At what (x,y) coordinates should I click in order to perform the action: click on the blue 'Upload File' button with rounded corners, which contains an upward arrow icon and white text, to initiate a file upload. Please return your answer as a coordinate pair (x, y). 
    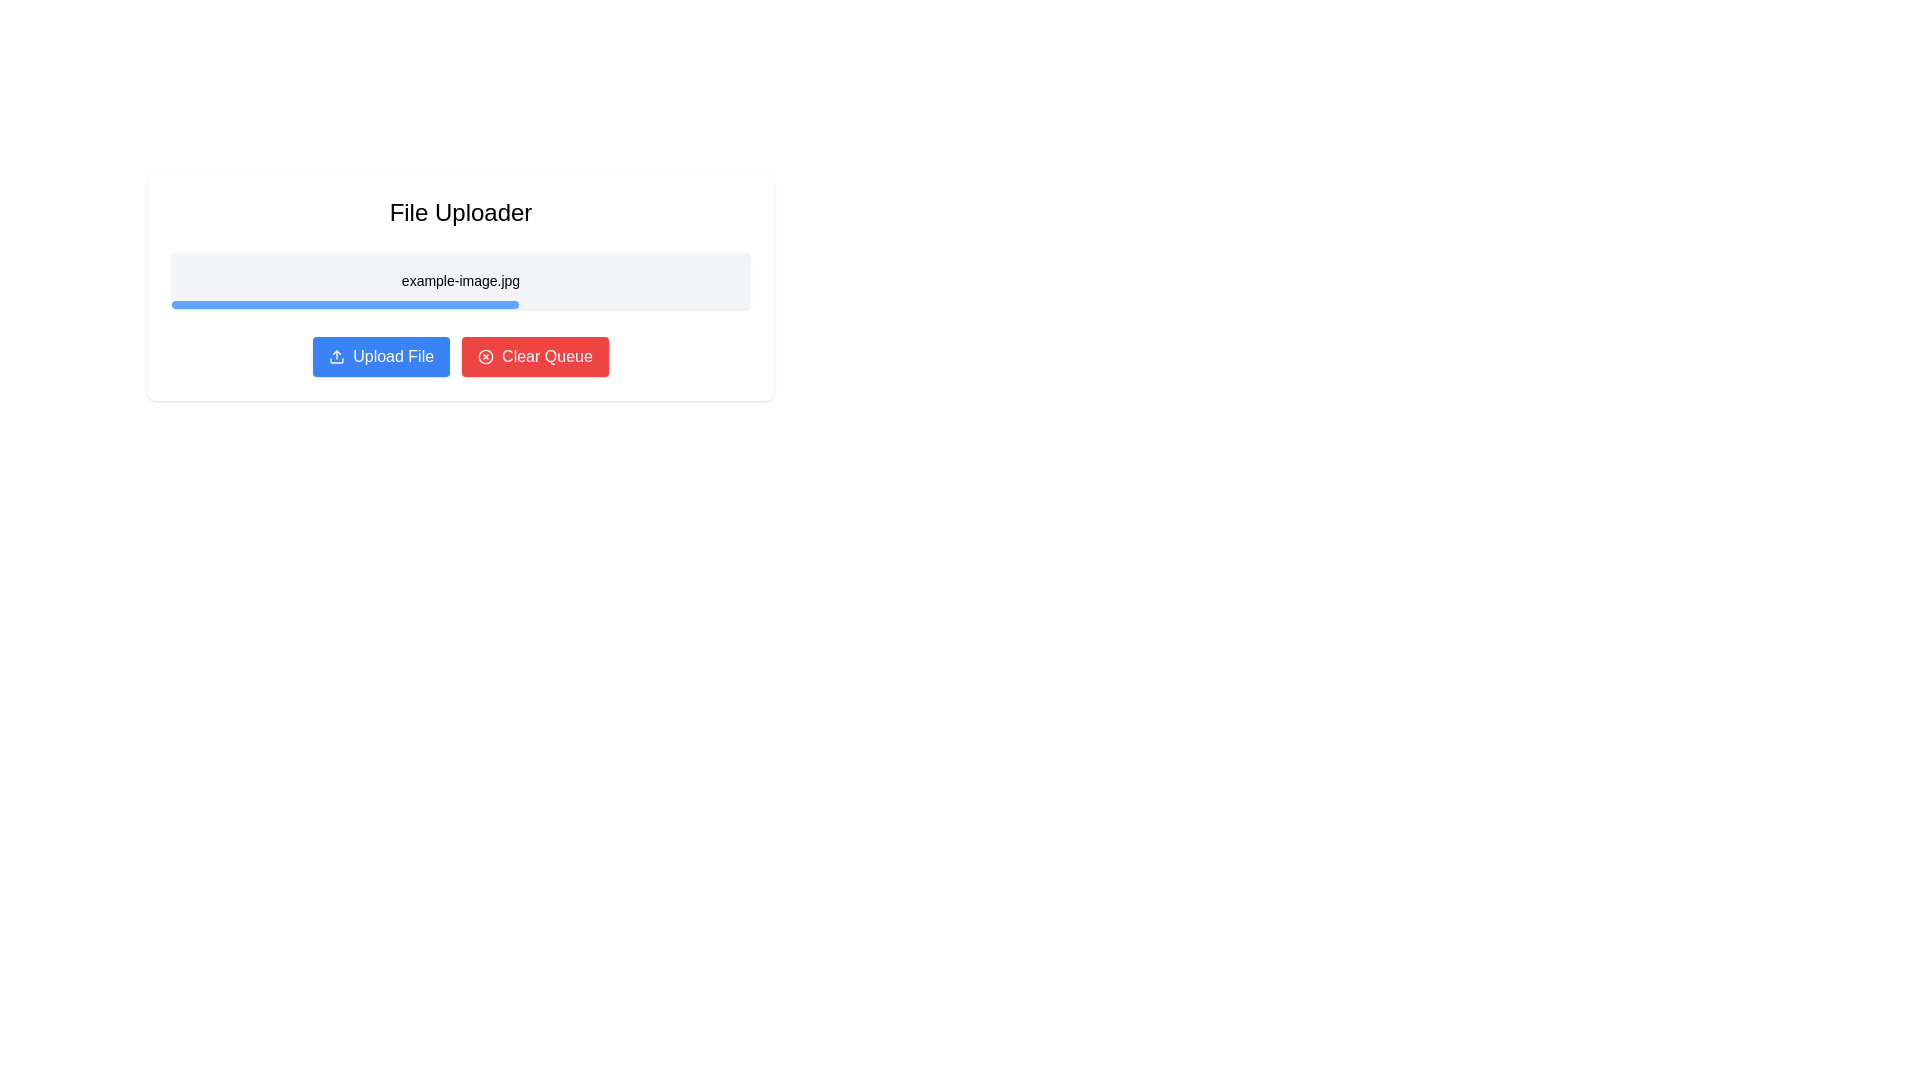
    Looking at the image, I should click on (381, 356).